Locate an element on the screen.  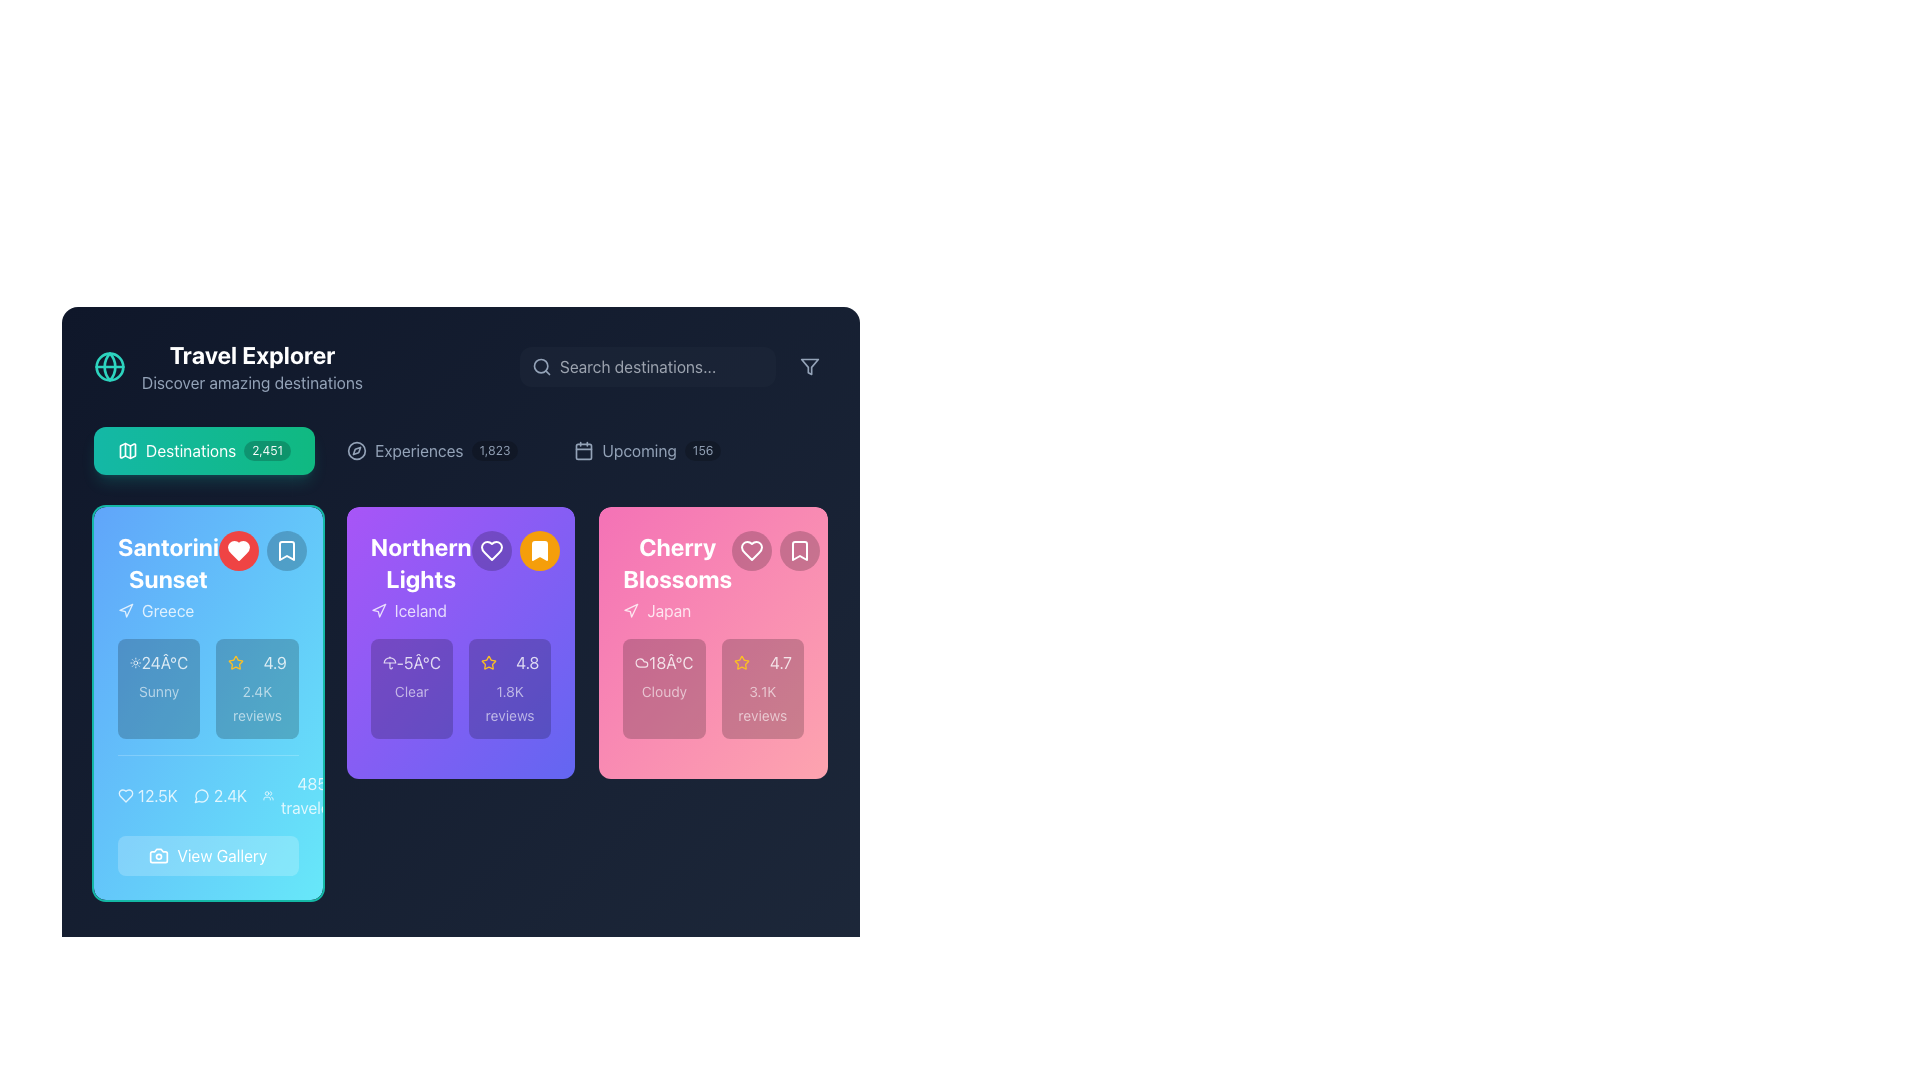
the Text Label displaying '485 travelers' located at the bottom section of the 'Santorini Sunset' card, which is aligned with icons and other textual information is located at coordinates (311, 794).